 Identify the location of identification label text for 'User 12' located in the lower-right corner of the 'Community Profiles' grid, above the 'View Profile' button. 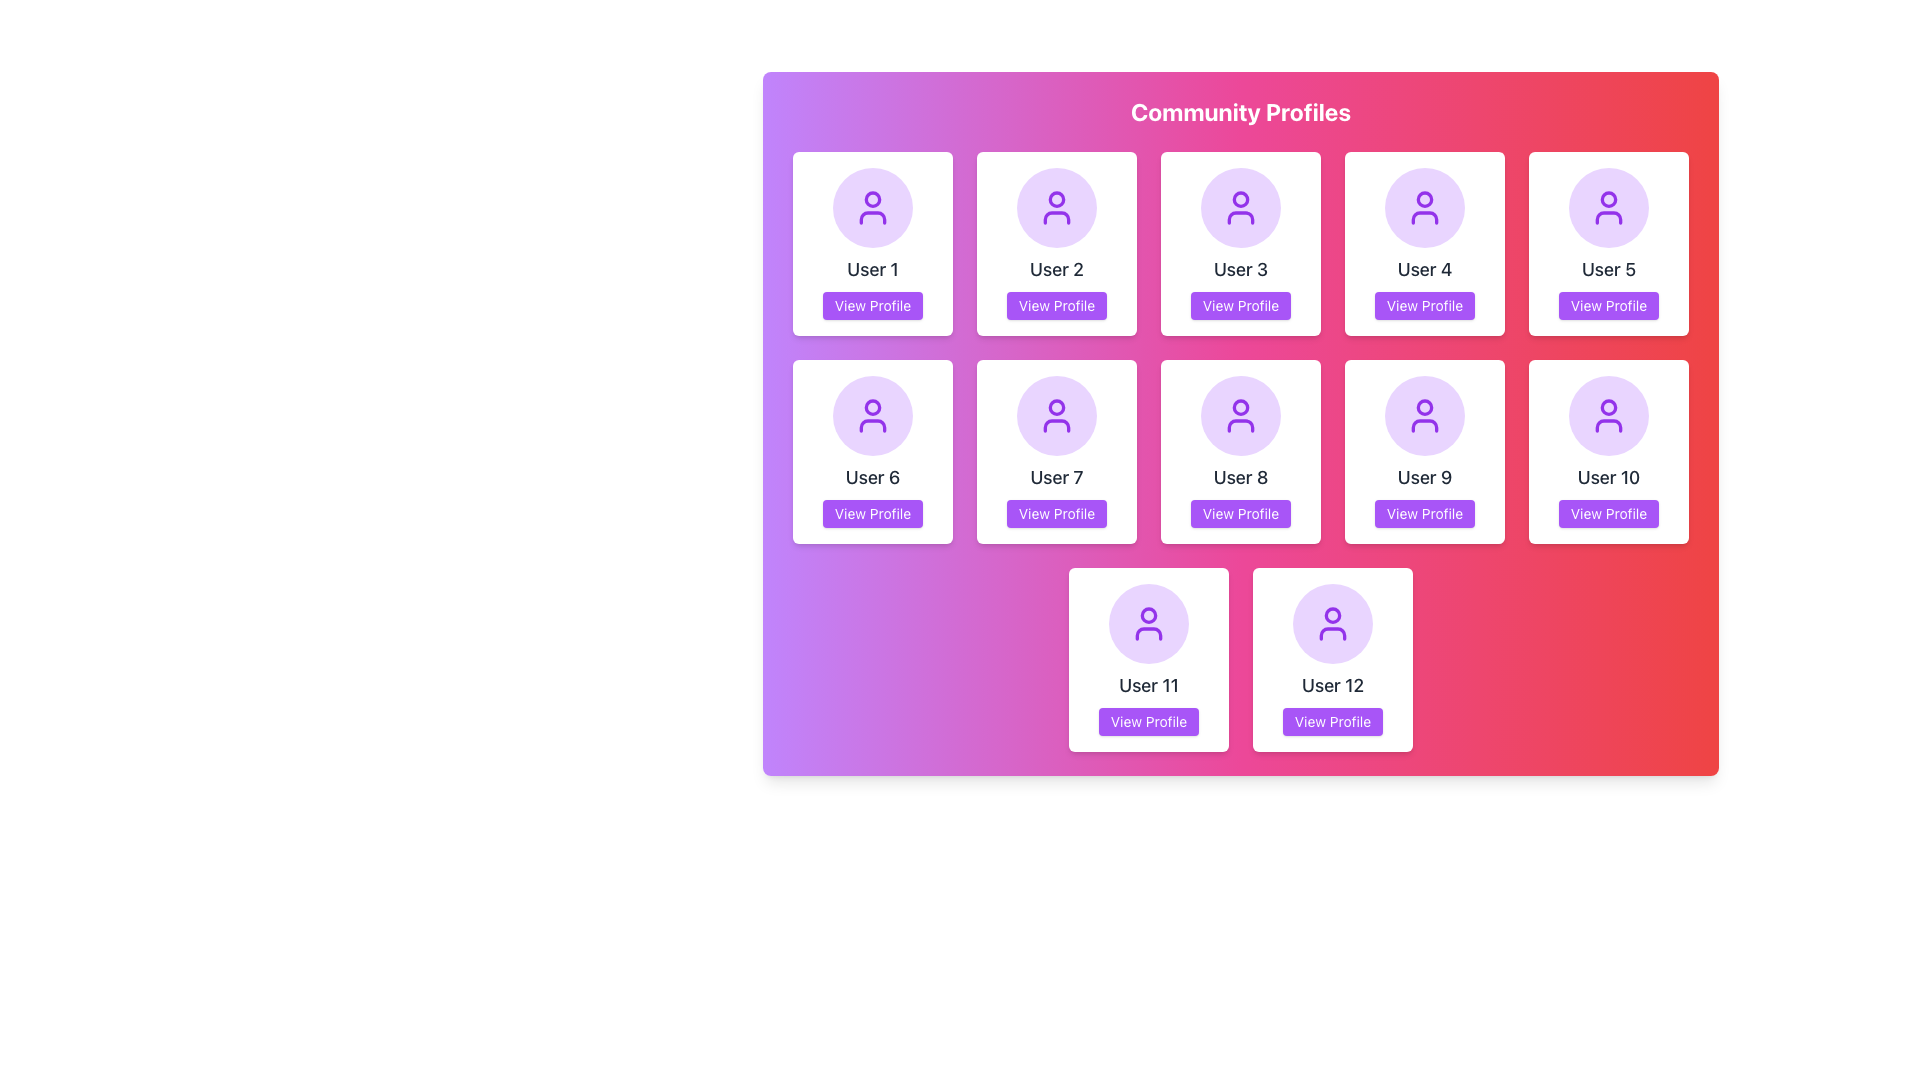
(1333, 685).